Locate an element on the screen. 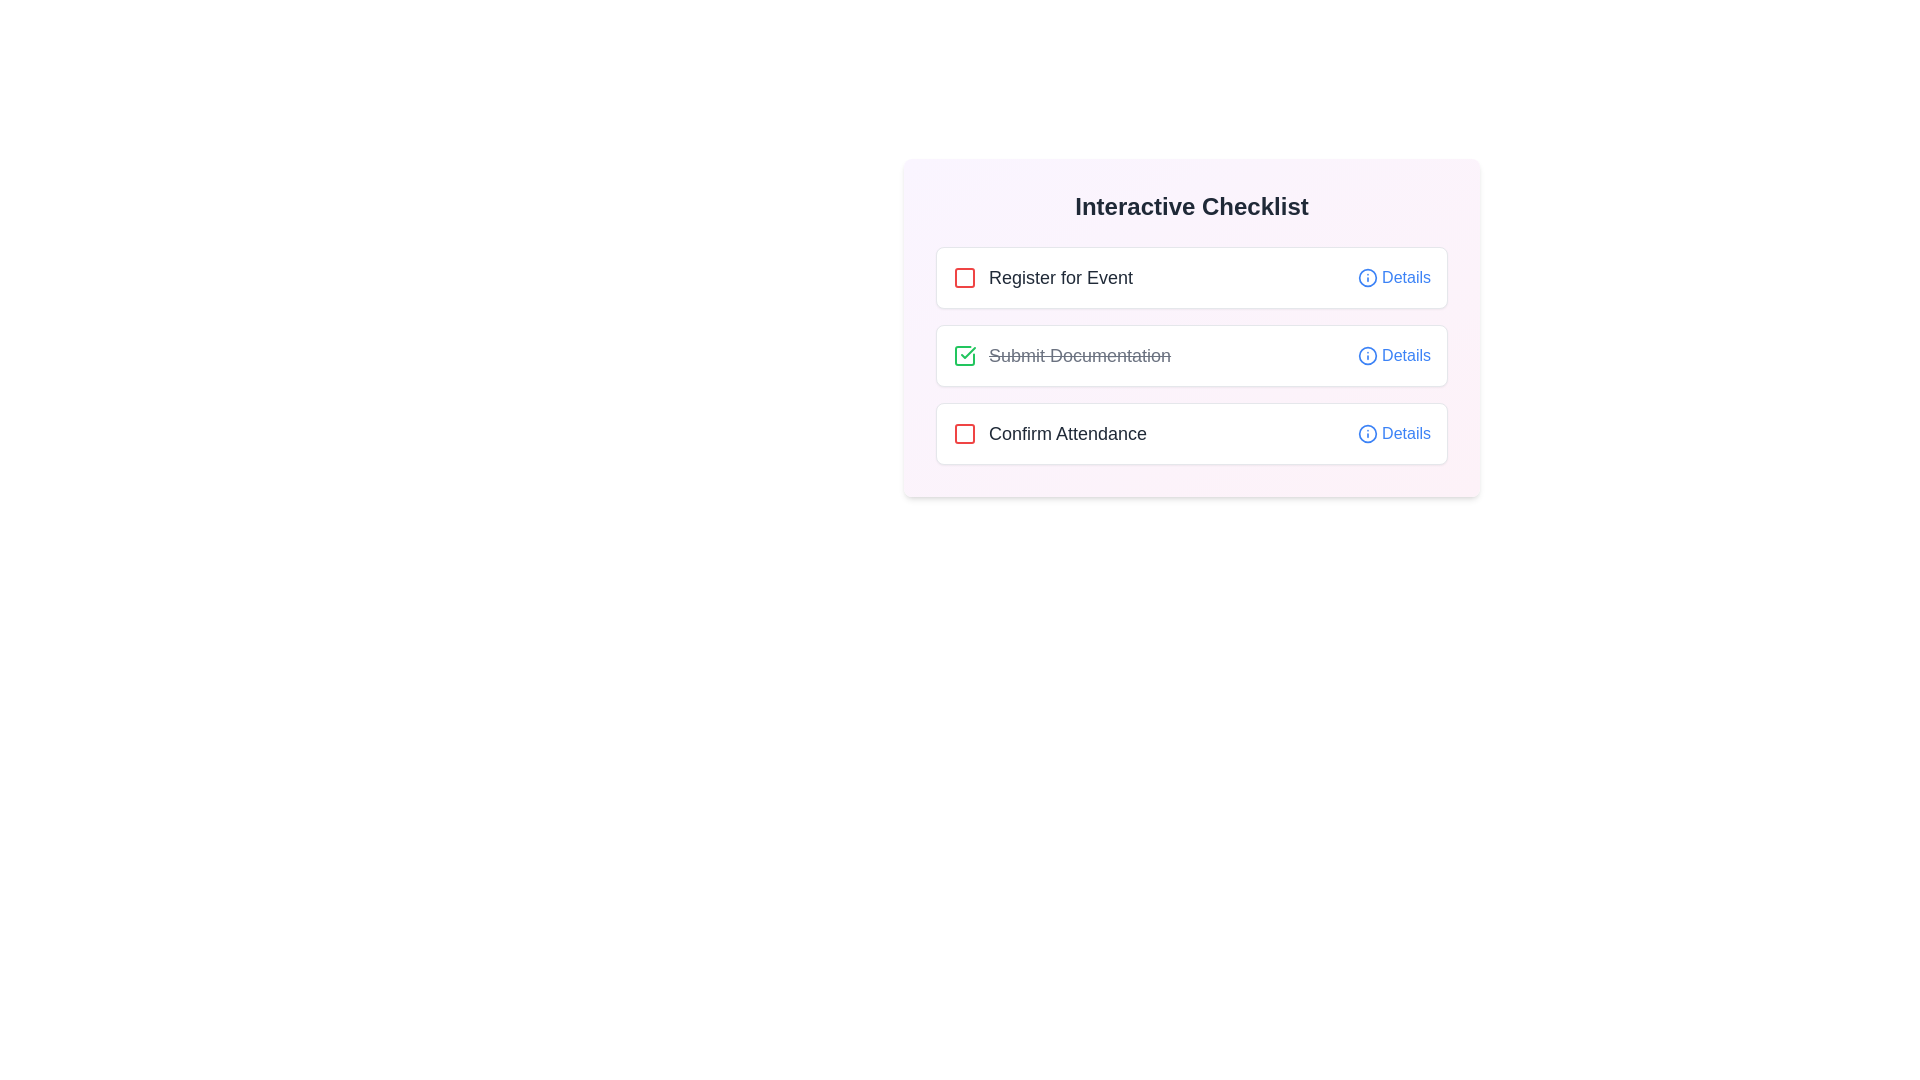 The width and height of the screenshot is (1920, 1080). the clickable text labeled 'Details' styled with a blue font color is located at coordinates (1393, 354).